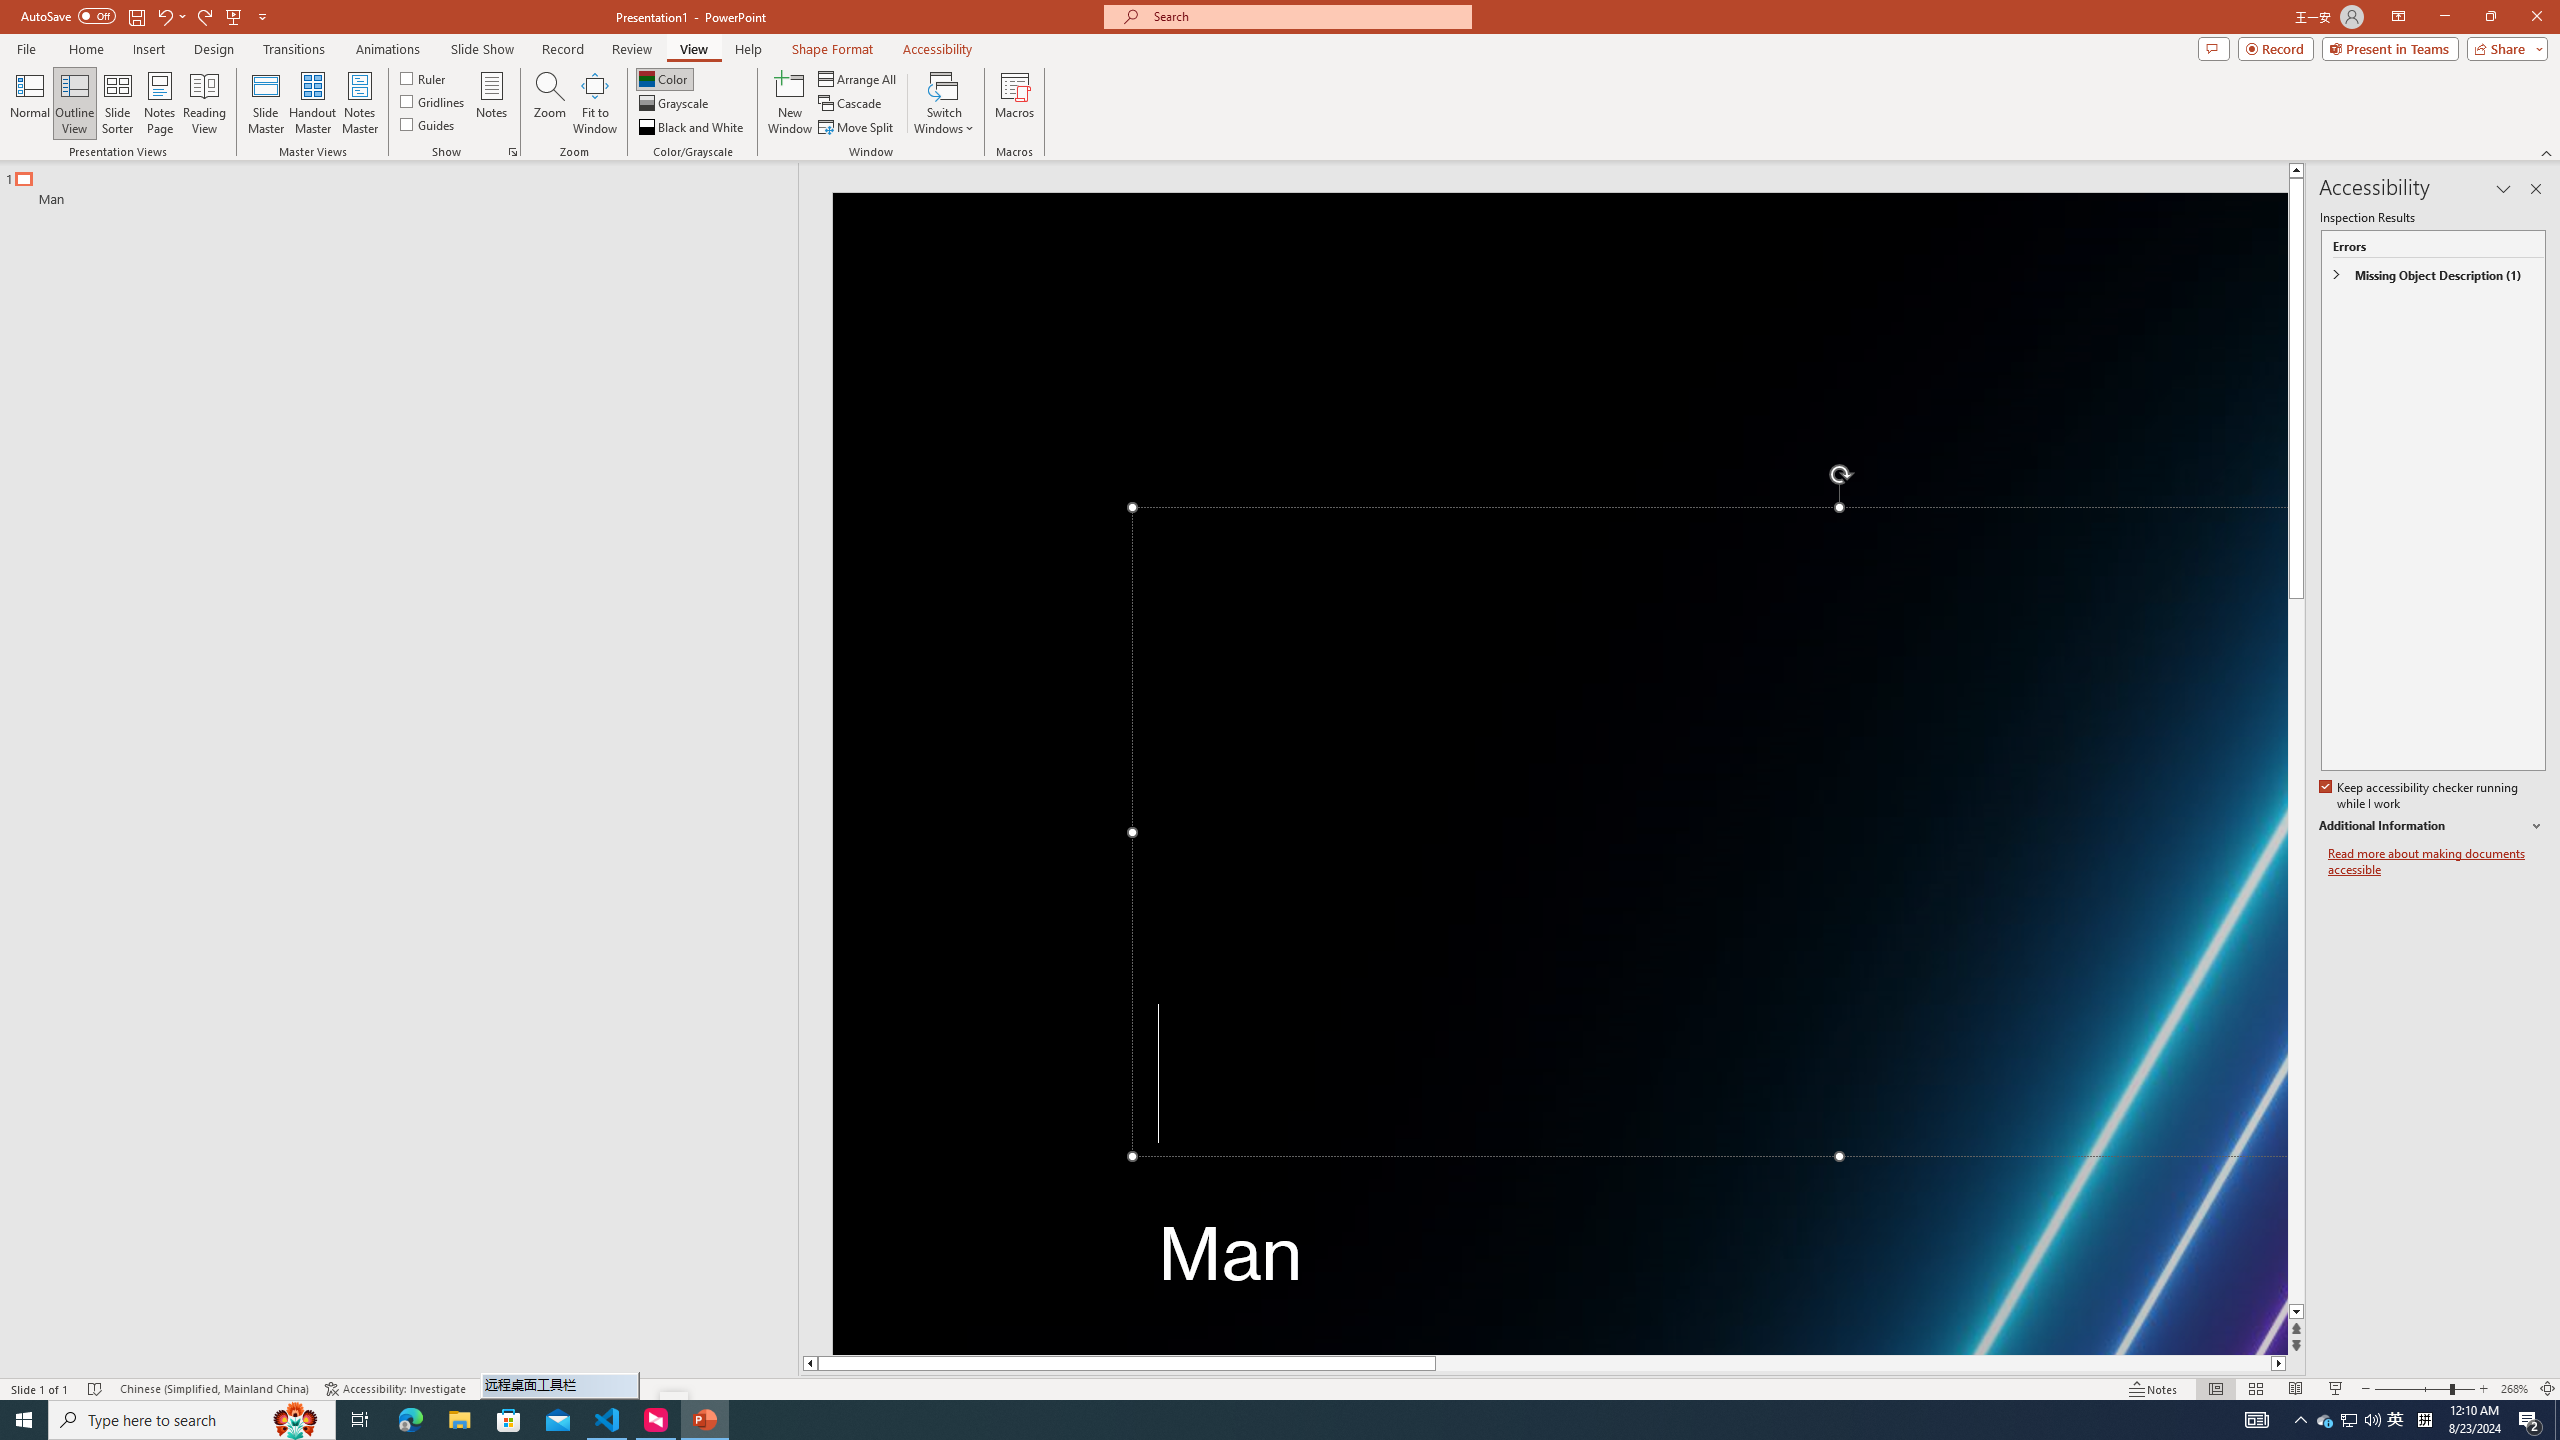  I want to click on 'Guides', so click(428, 122).